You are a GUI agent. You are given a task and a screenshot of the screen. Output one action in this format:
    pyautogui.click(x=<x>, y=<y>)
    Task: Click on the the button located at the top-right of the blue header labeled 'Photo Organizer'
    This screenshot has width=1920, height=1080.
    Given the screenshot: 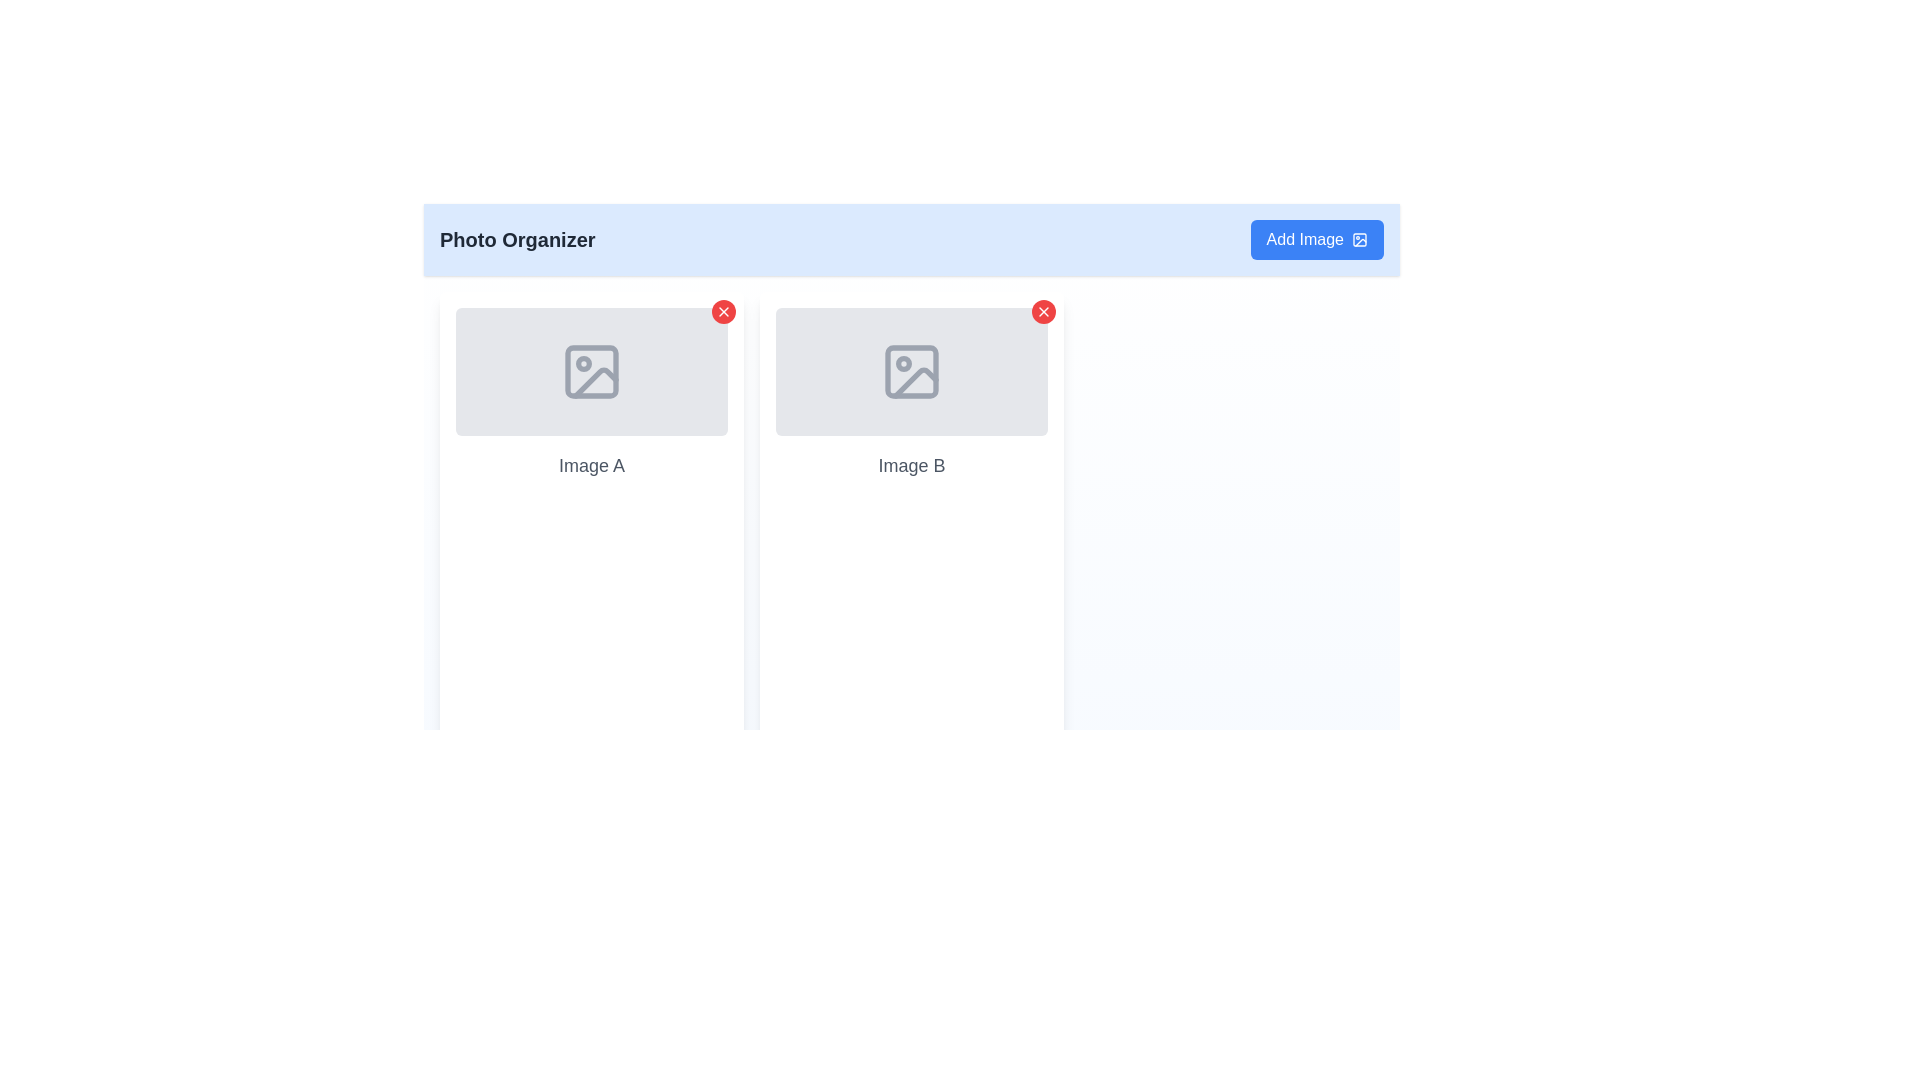 What is the action you would take?
    pyautogui.click(x=1317, y=238)
    